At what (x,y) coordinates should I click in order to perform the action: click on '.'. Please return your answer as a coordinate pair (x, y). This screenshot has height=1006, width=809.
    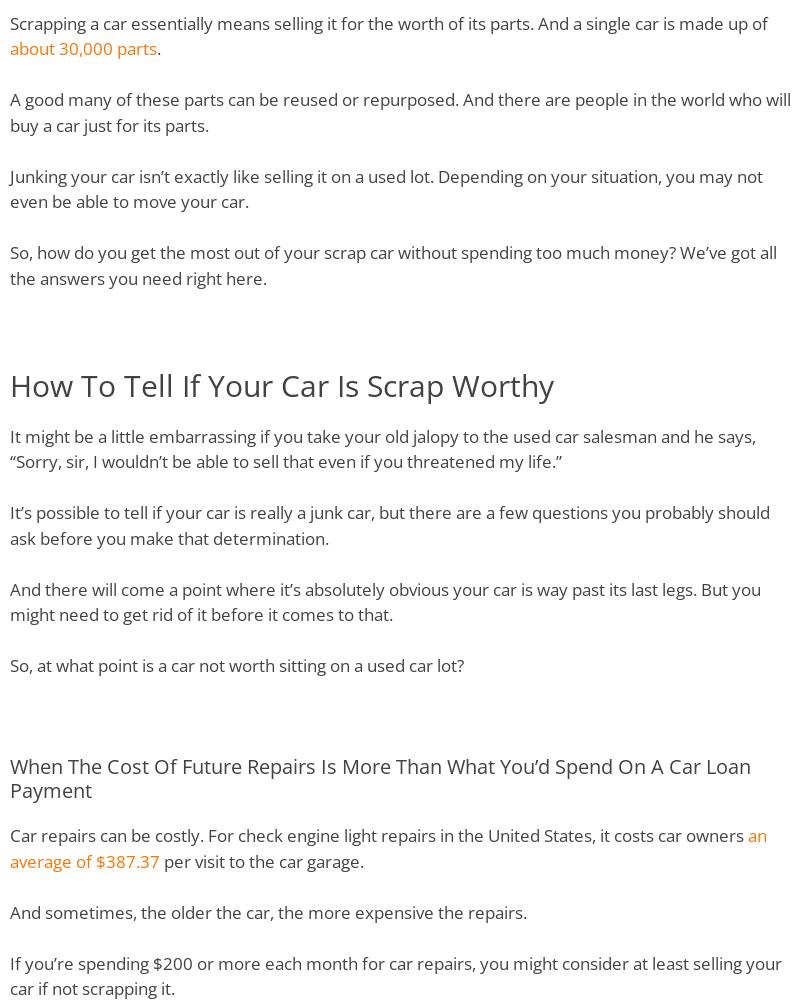
    Looking at the image, I should click on (156, 48).